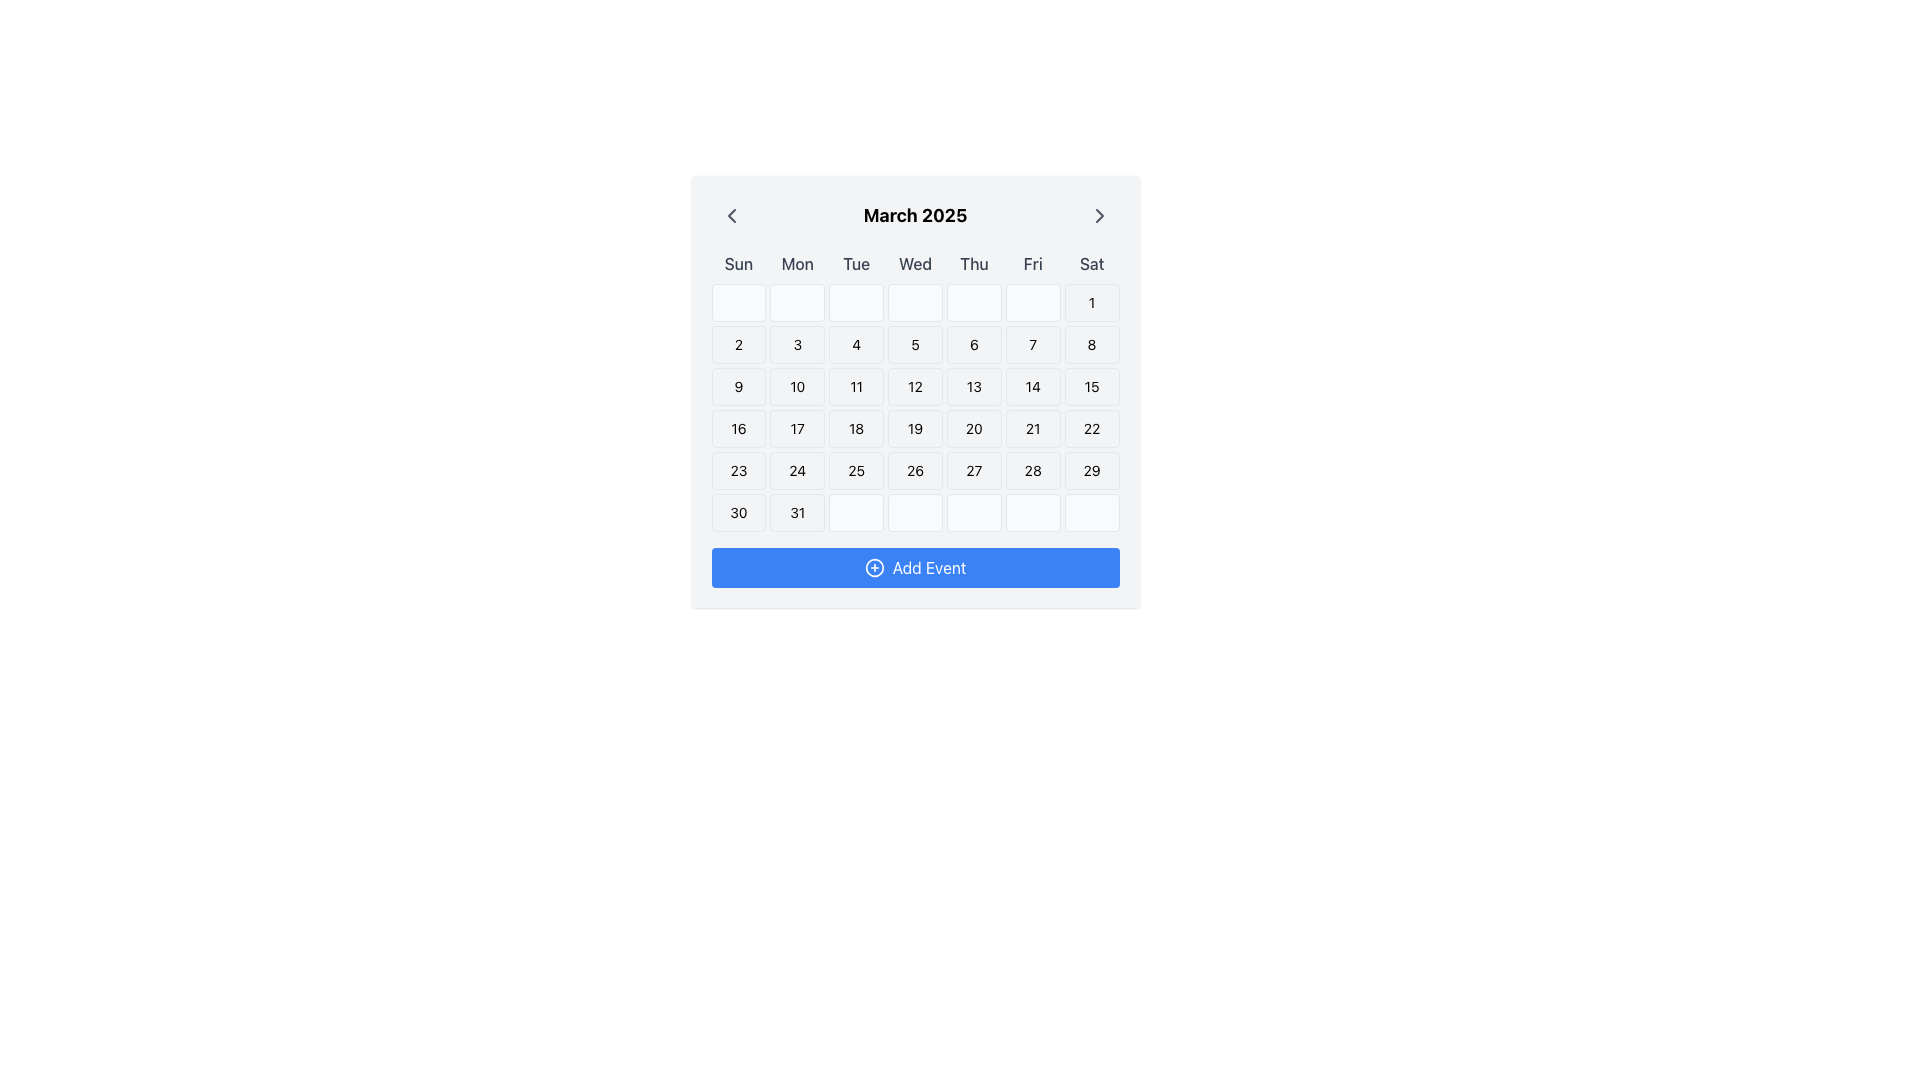 This screenshot has height=1080, width=1920. Describe the element at coordinates (730, 216) in the screenshot. I see `the left-pointing chevron arrow icon button in the top-left corner of the calendar panel` at that location.